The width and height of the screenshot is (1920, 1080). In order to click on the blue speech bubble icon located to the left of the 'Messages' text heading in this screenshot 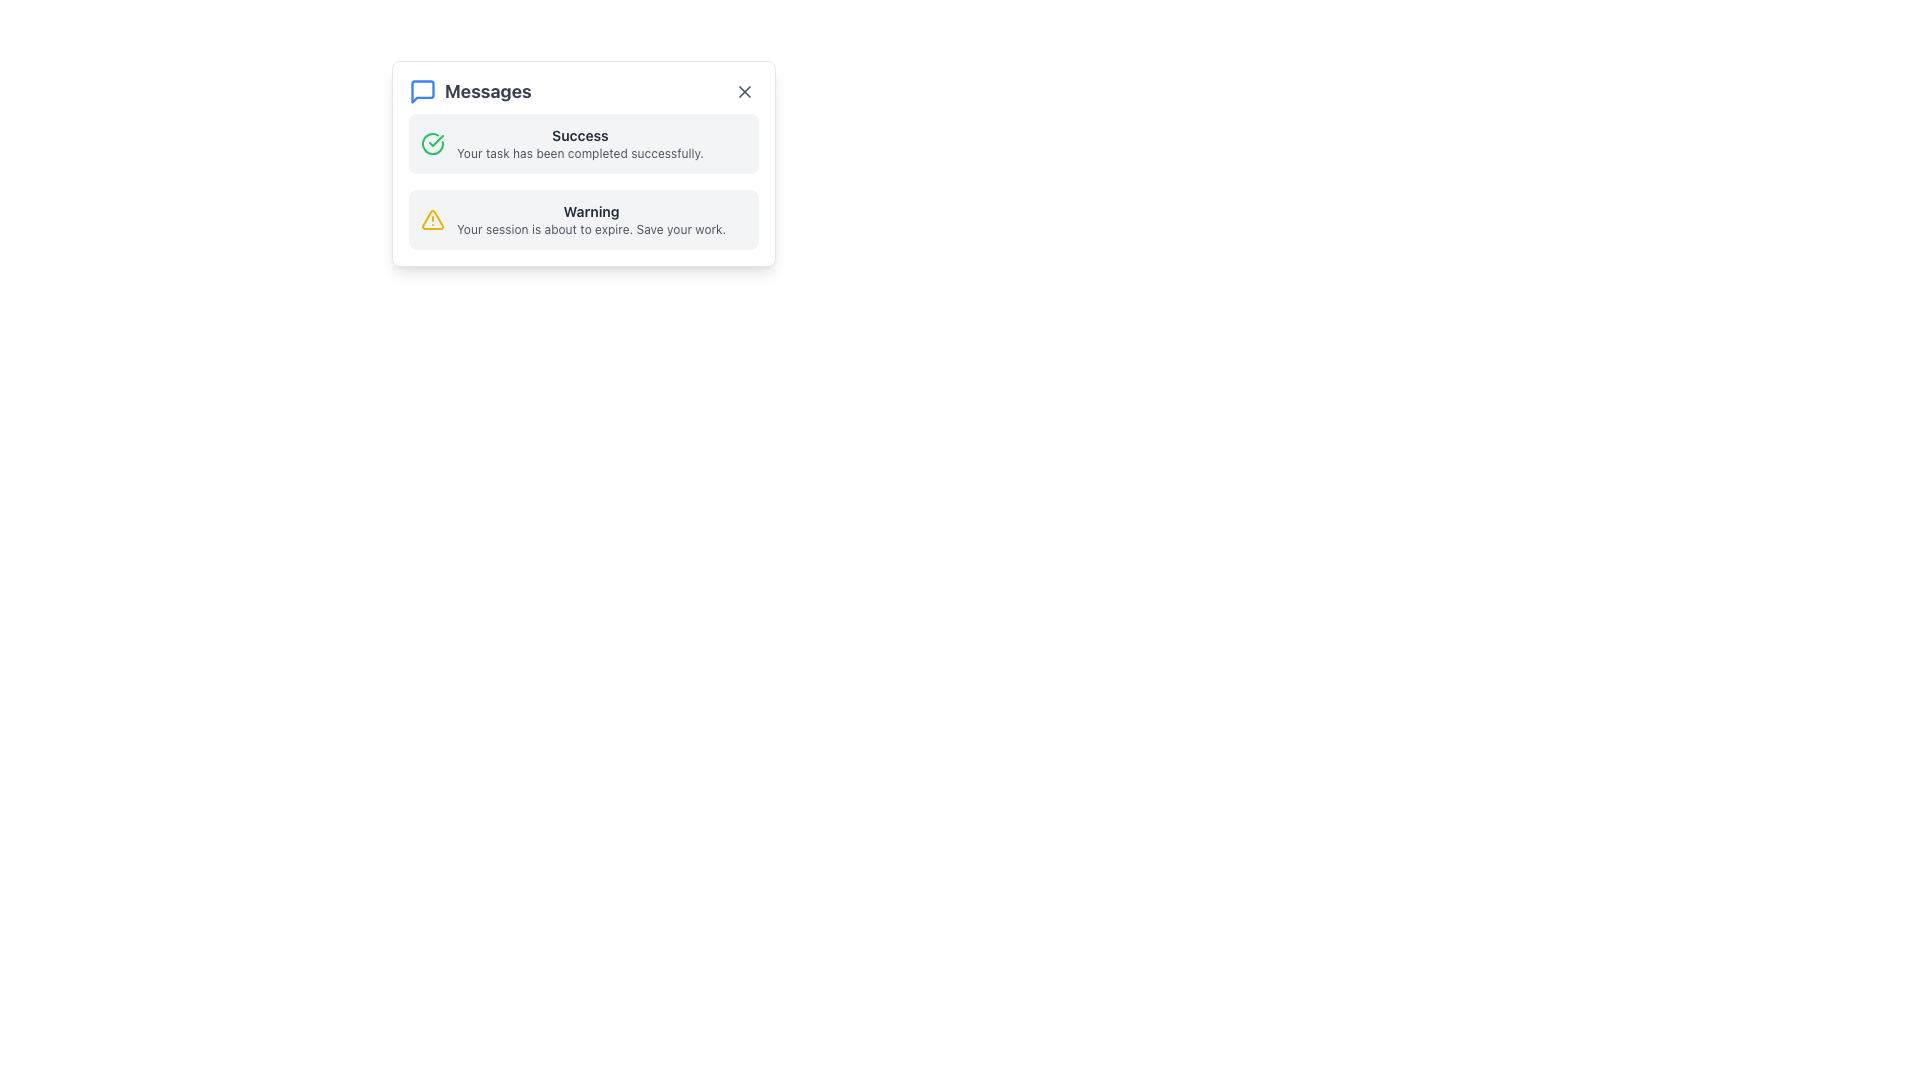, I will do `click(421, 92)`.